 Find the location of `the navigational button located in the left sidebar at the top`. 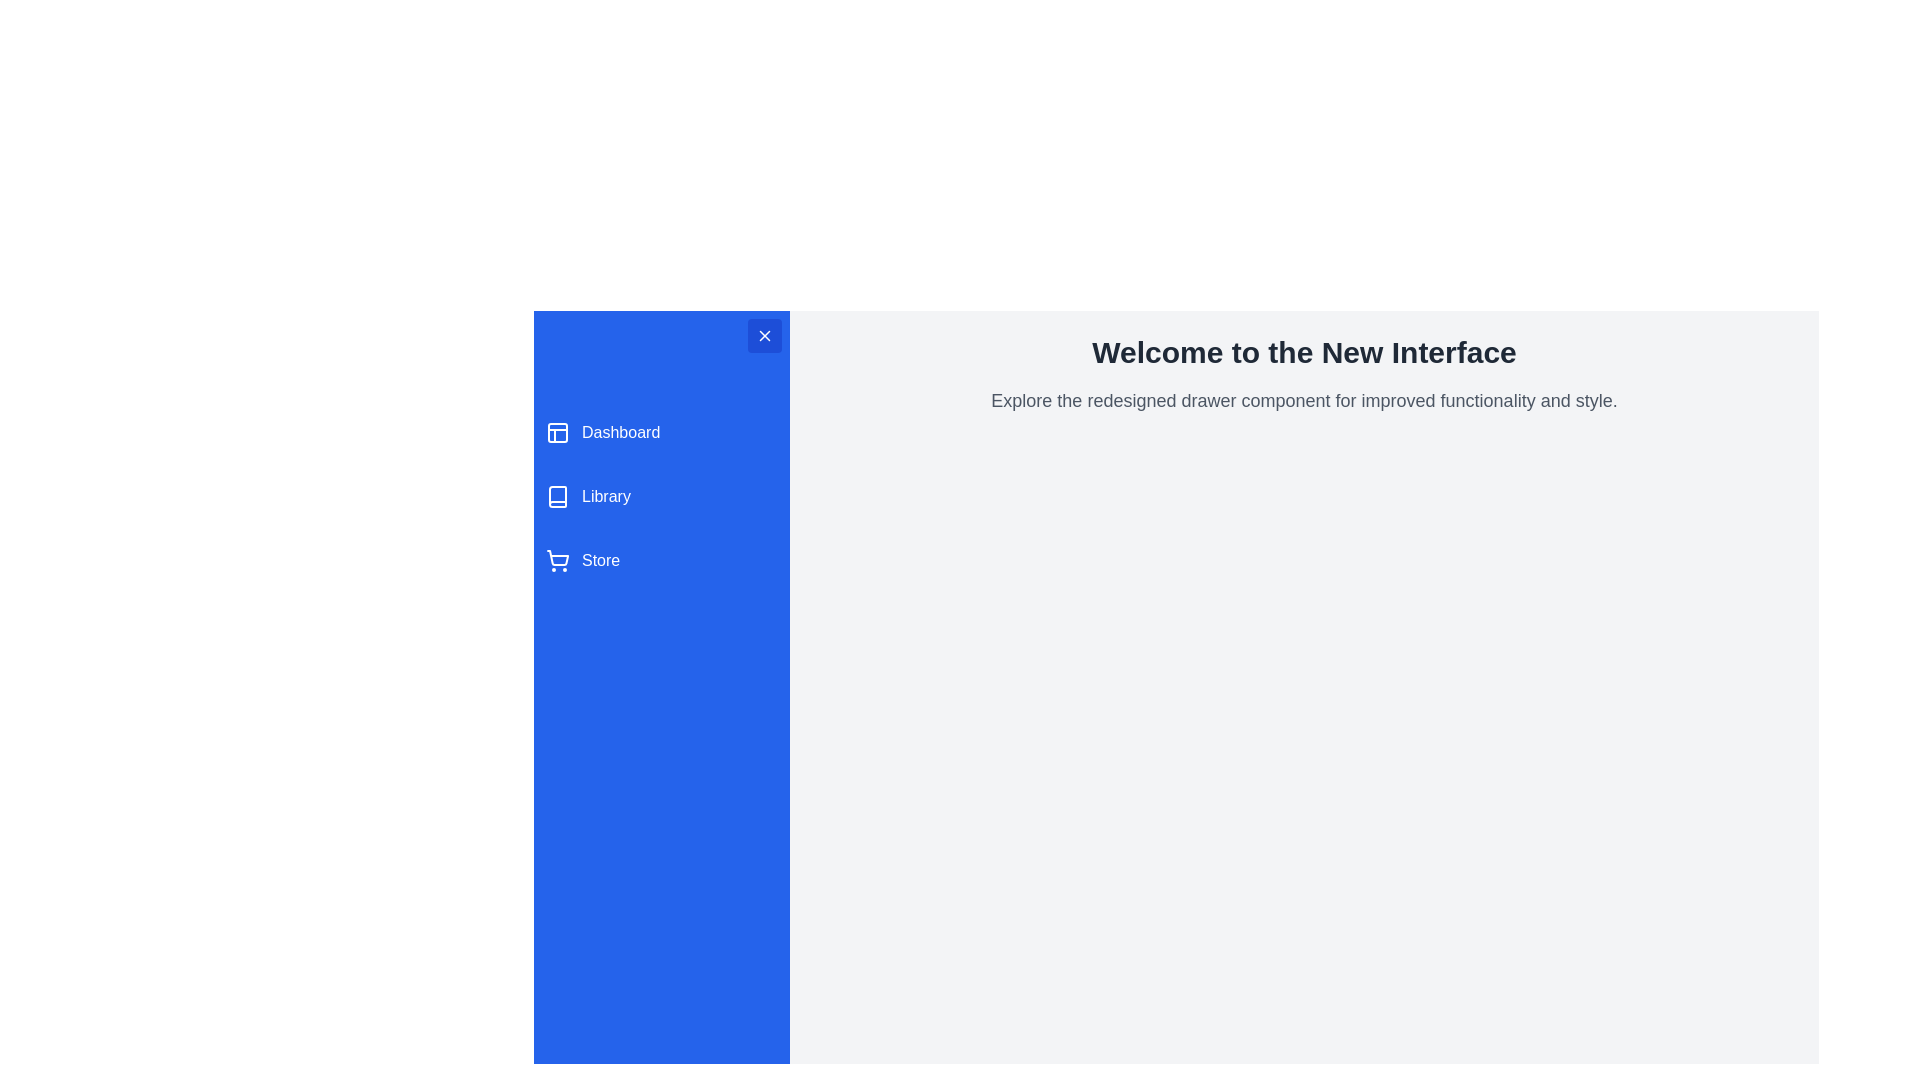

the navigational button located in the left sidebar at the top is located at coordinates (662, 431).